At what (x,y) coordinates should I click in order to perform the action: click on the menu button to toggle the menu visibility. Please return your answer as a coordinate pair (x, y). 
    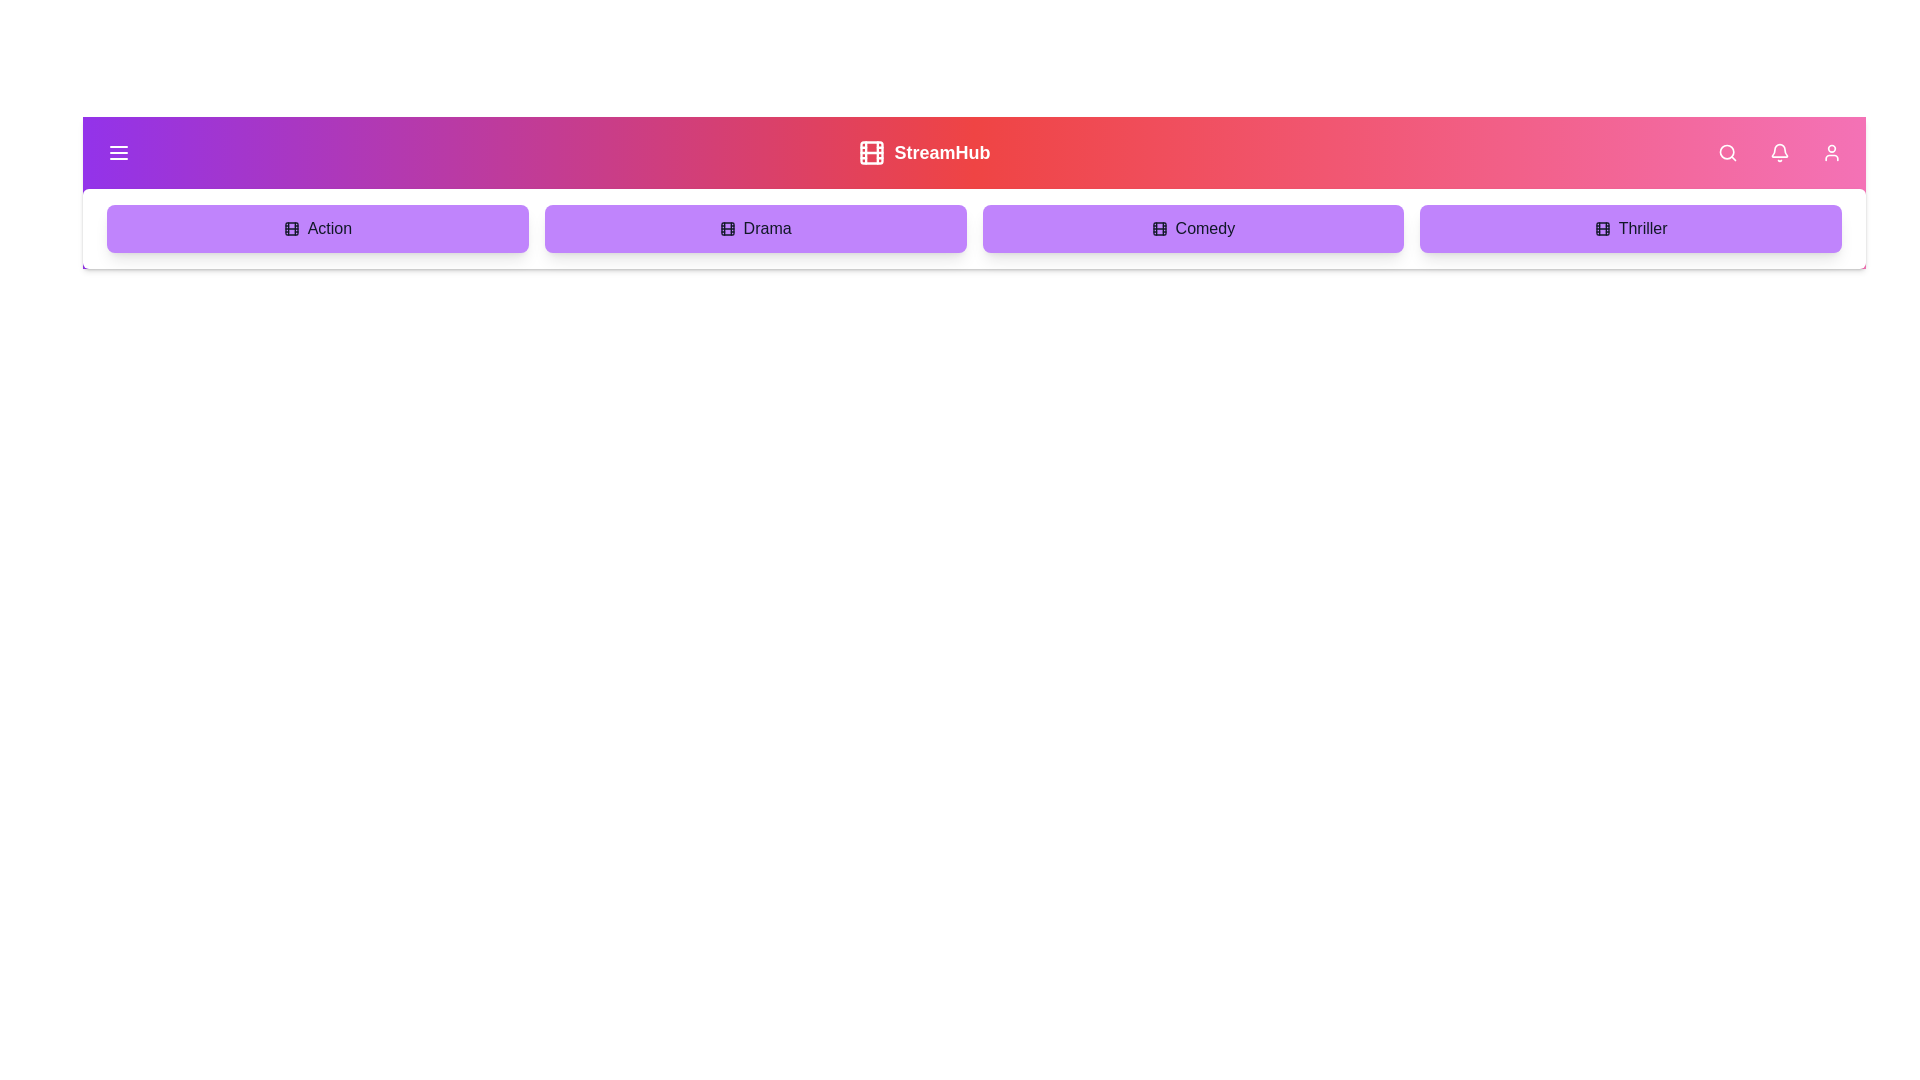
    Looking at the image, I should click on (118, 152).